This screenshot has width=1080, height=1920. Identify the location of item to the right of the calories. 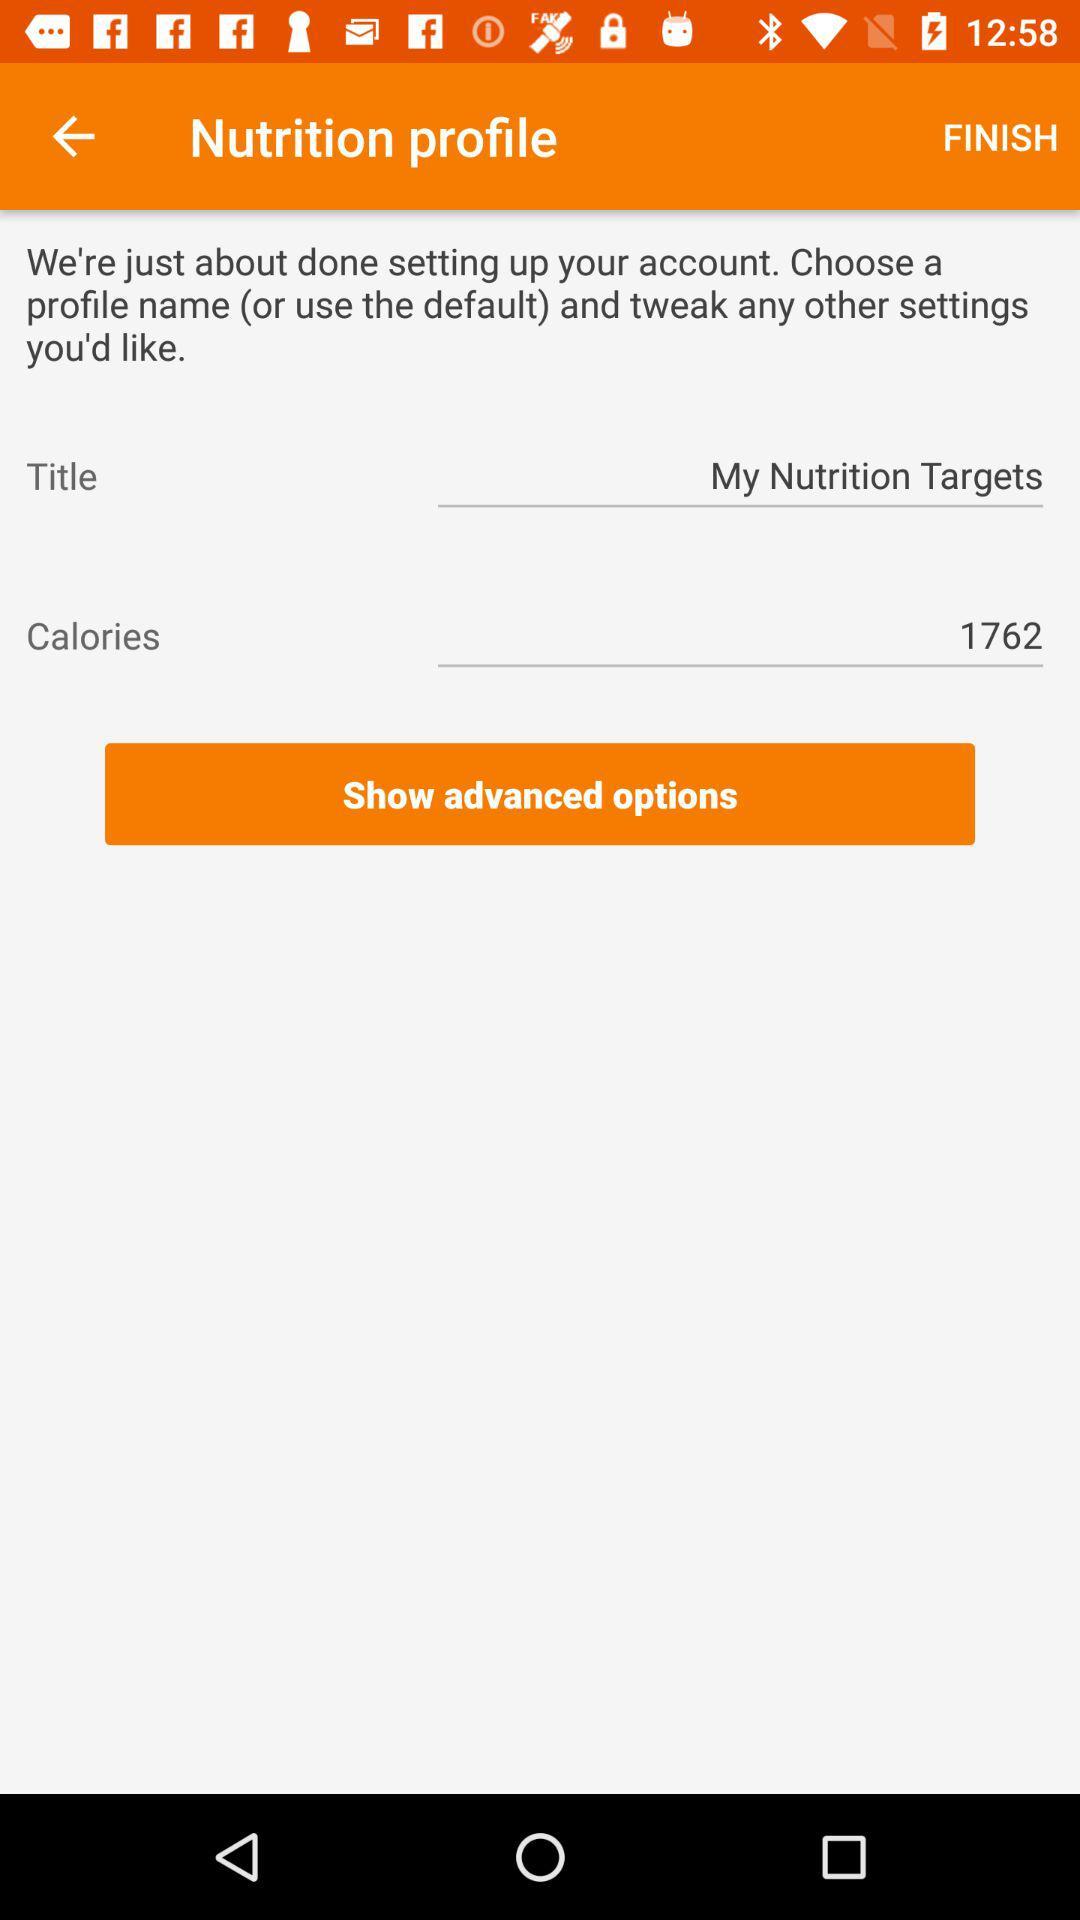
(740, 634).